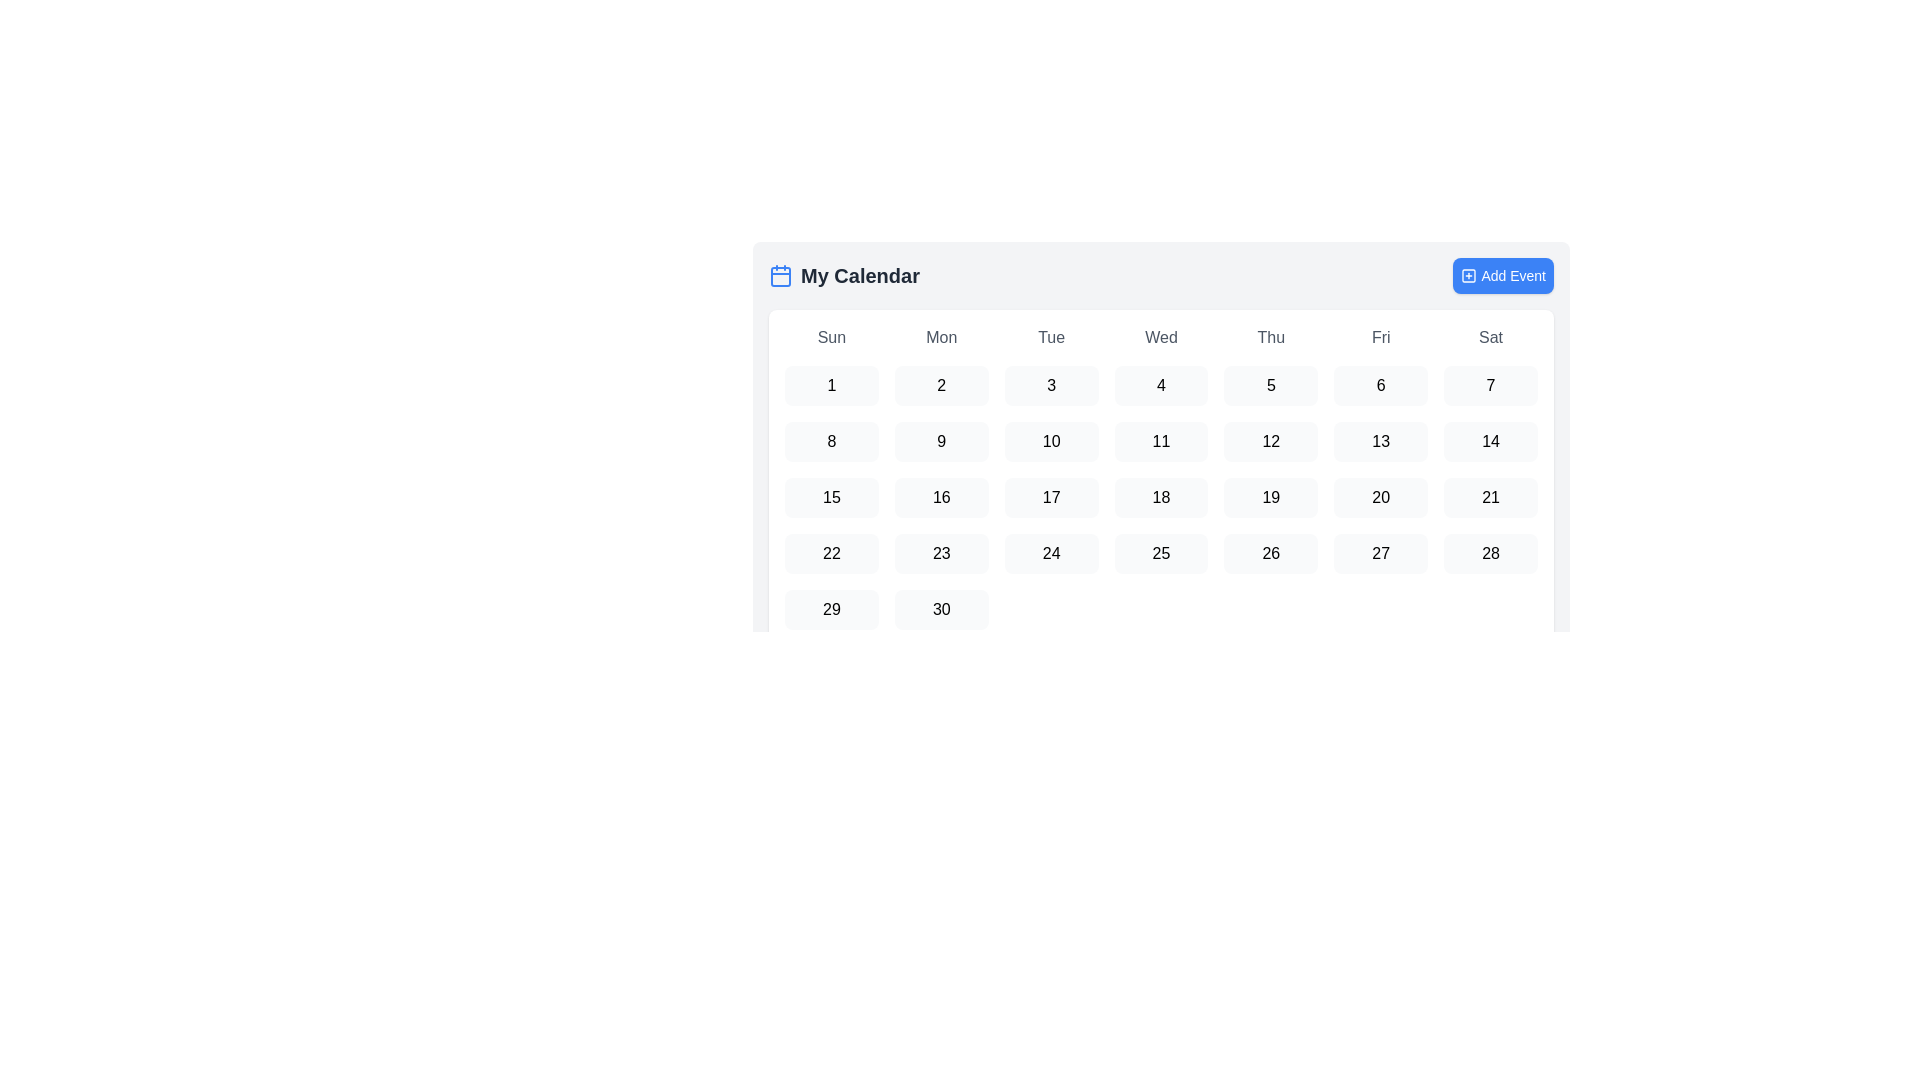 This screenshot has width=1920, height=1080. I want to click on the calendar day tile representing the sixth day of the month, located under the 'Fri' column in the first row of the grid, so click(1380, 385).